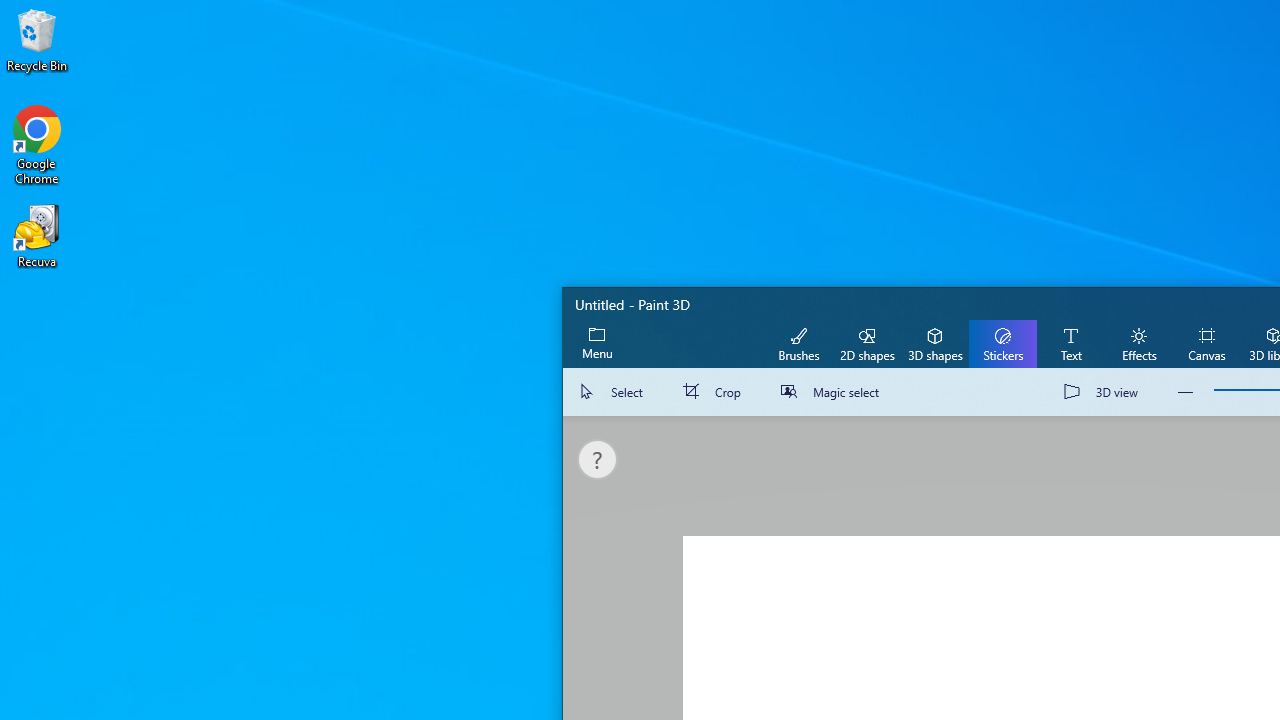  What do you see at coordinates (1104, 392) in the screenshot?
I see `'3D view'` at bounding box center [1104, 392].